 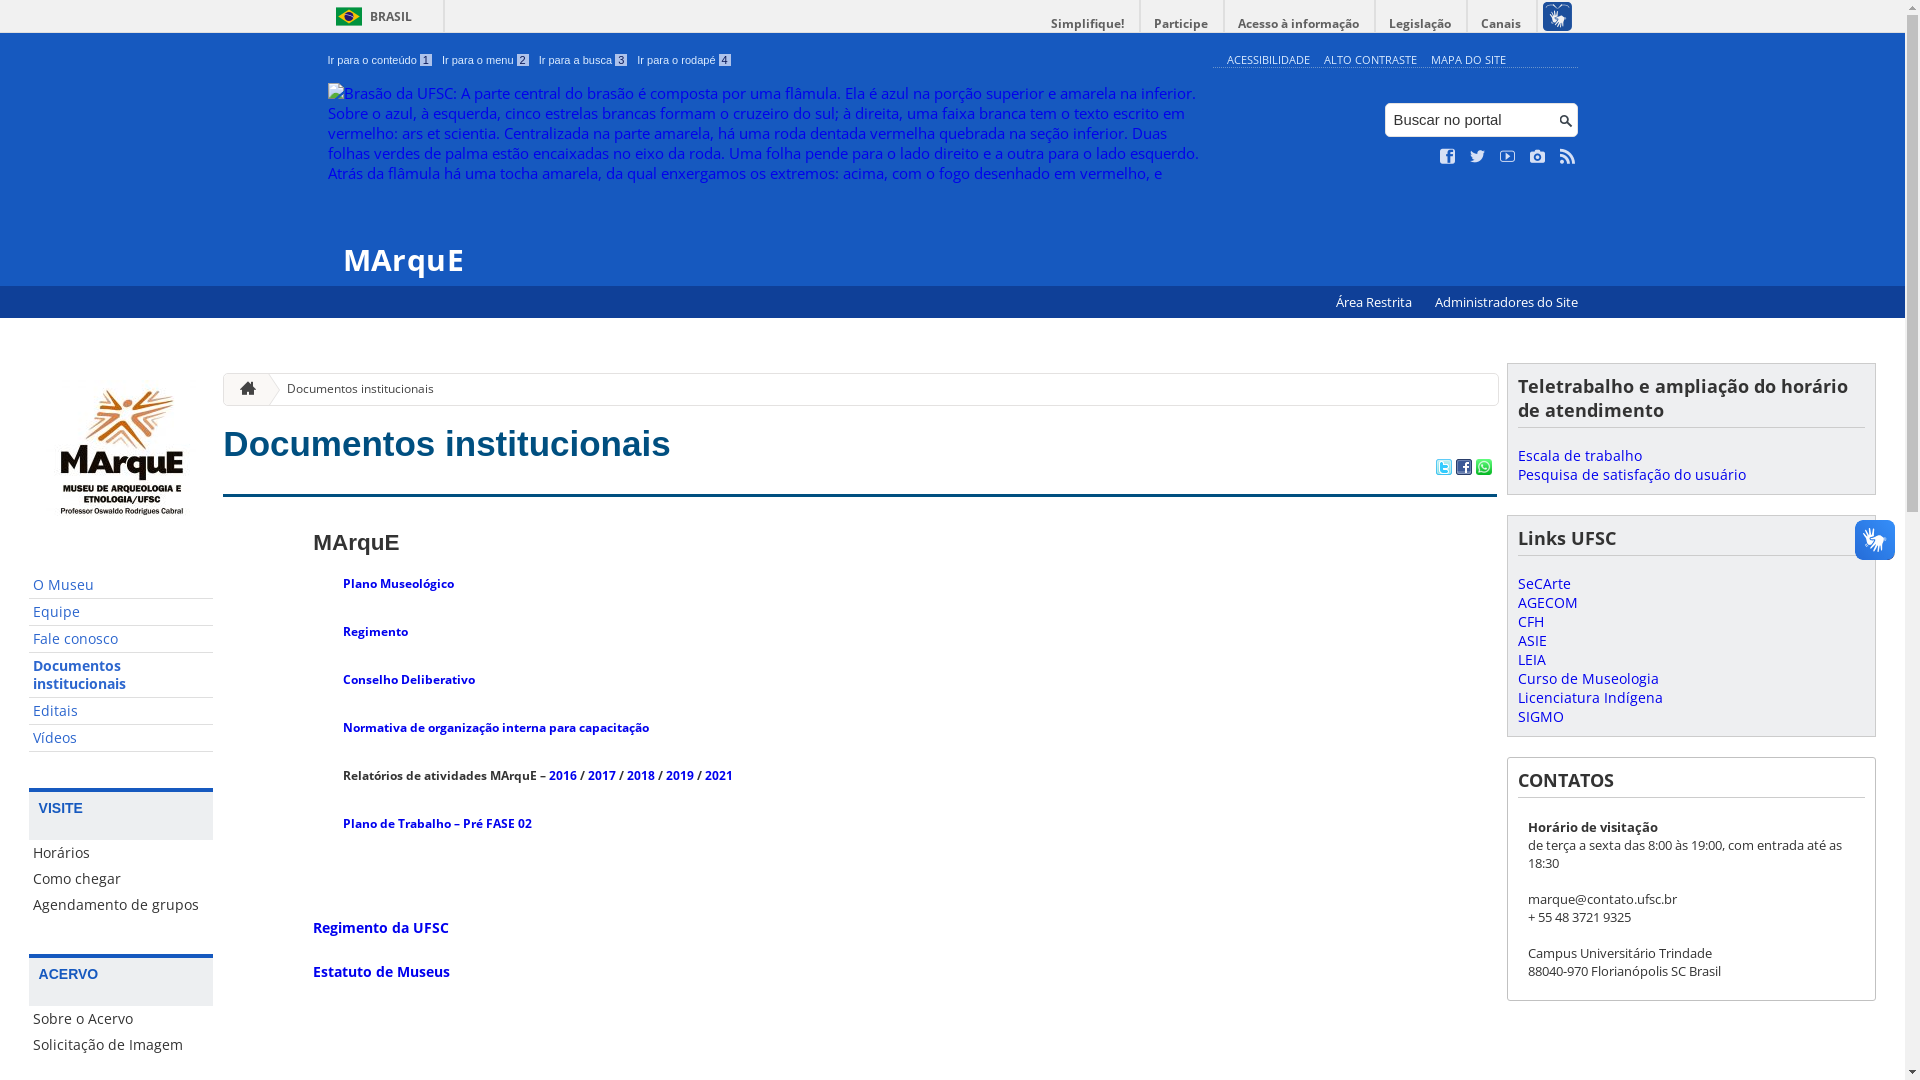 What do you see at coordinates (641, 774) in the screenshot?
I see `'2018'` at bounding box center [641, 774].